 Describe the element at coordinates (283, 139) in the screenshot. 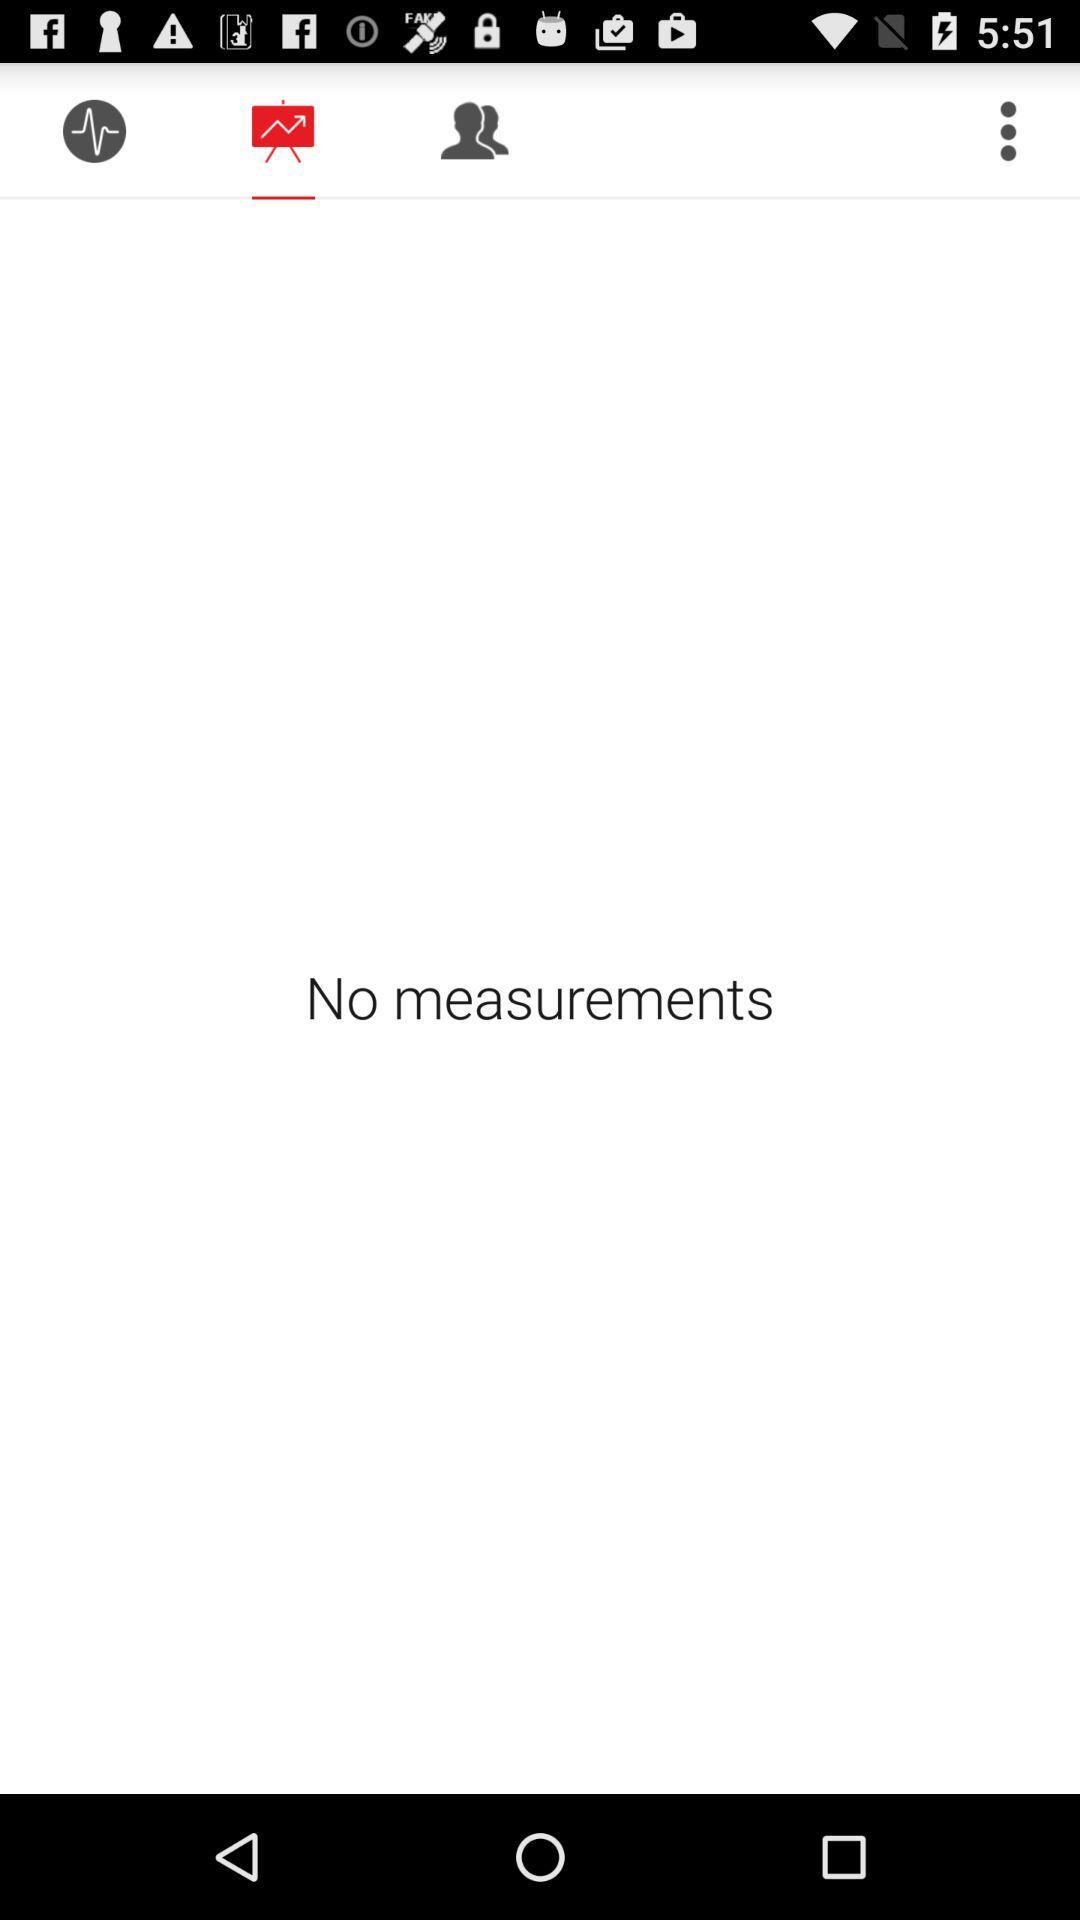

I see `the chat icon` at that location.